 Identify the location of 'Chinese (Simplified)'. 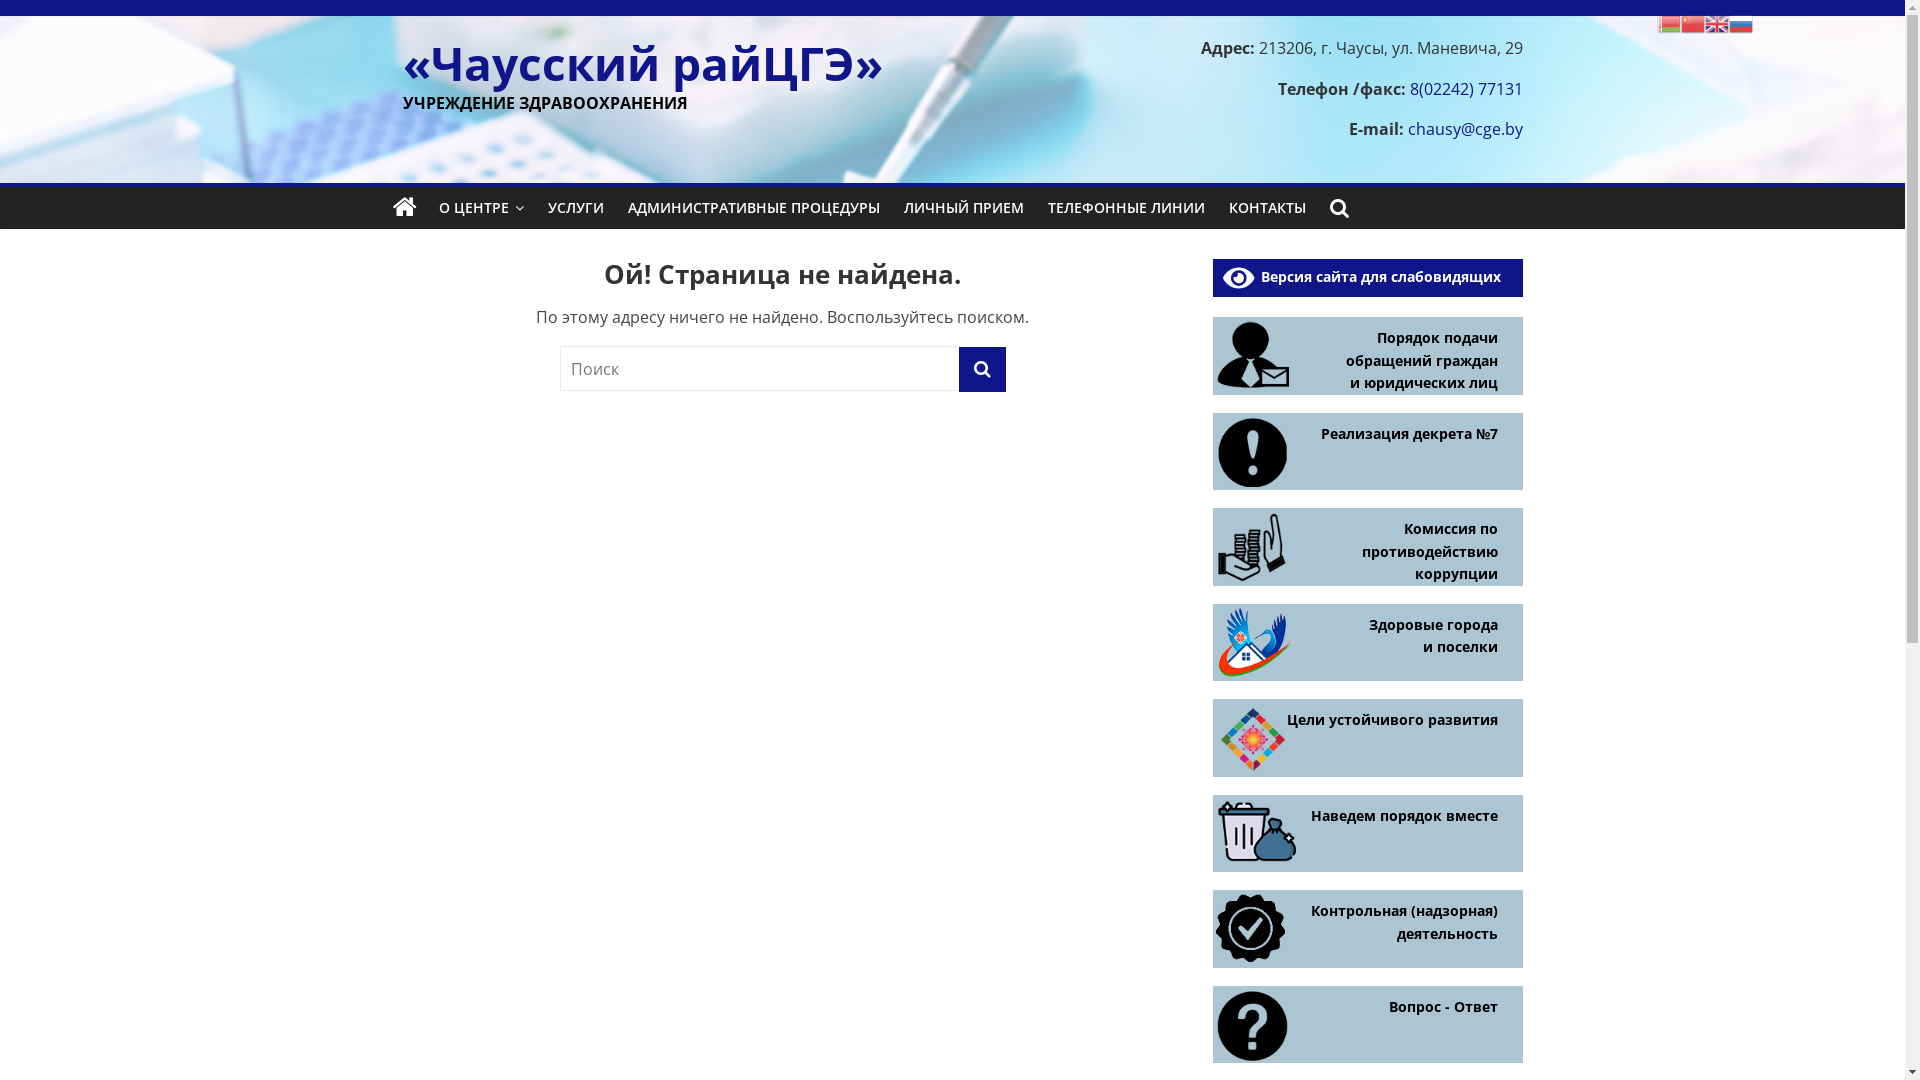
(1692, 22).